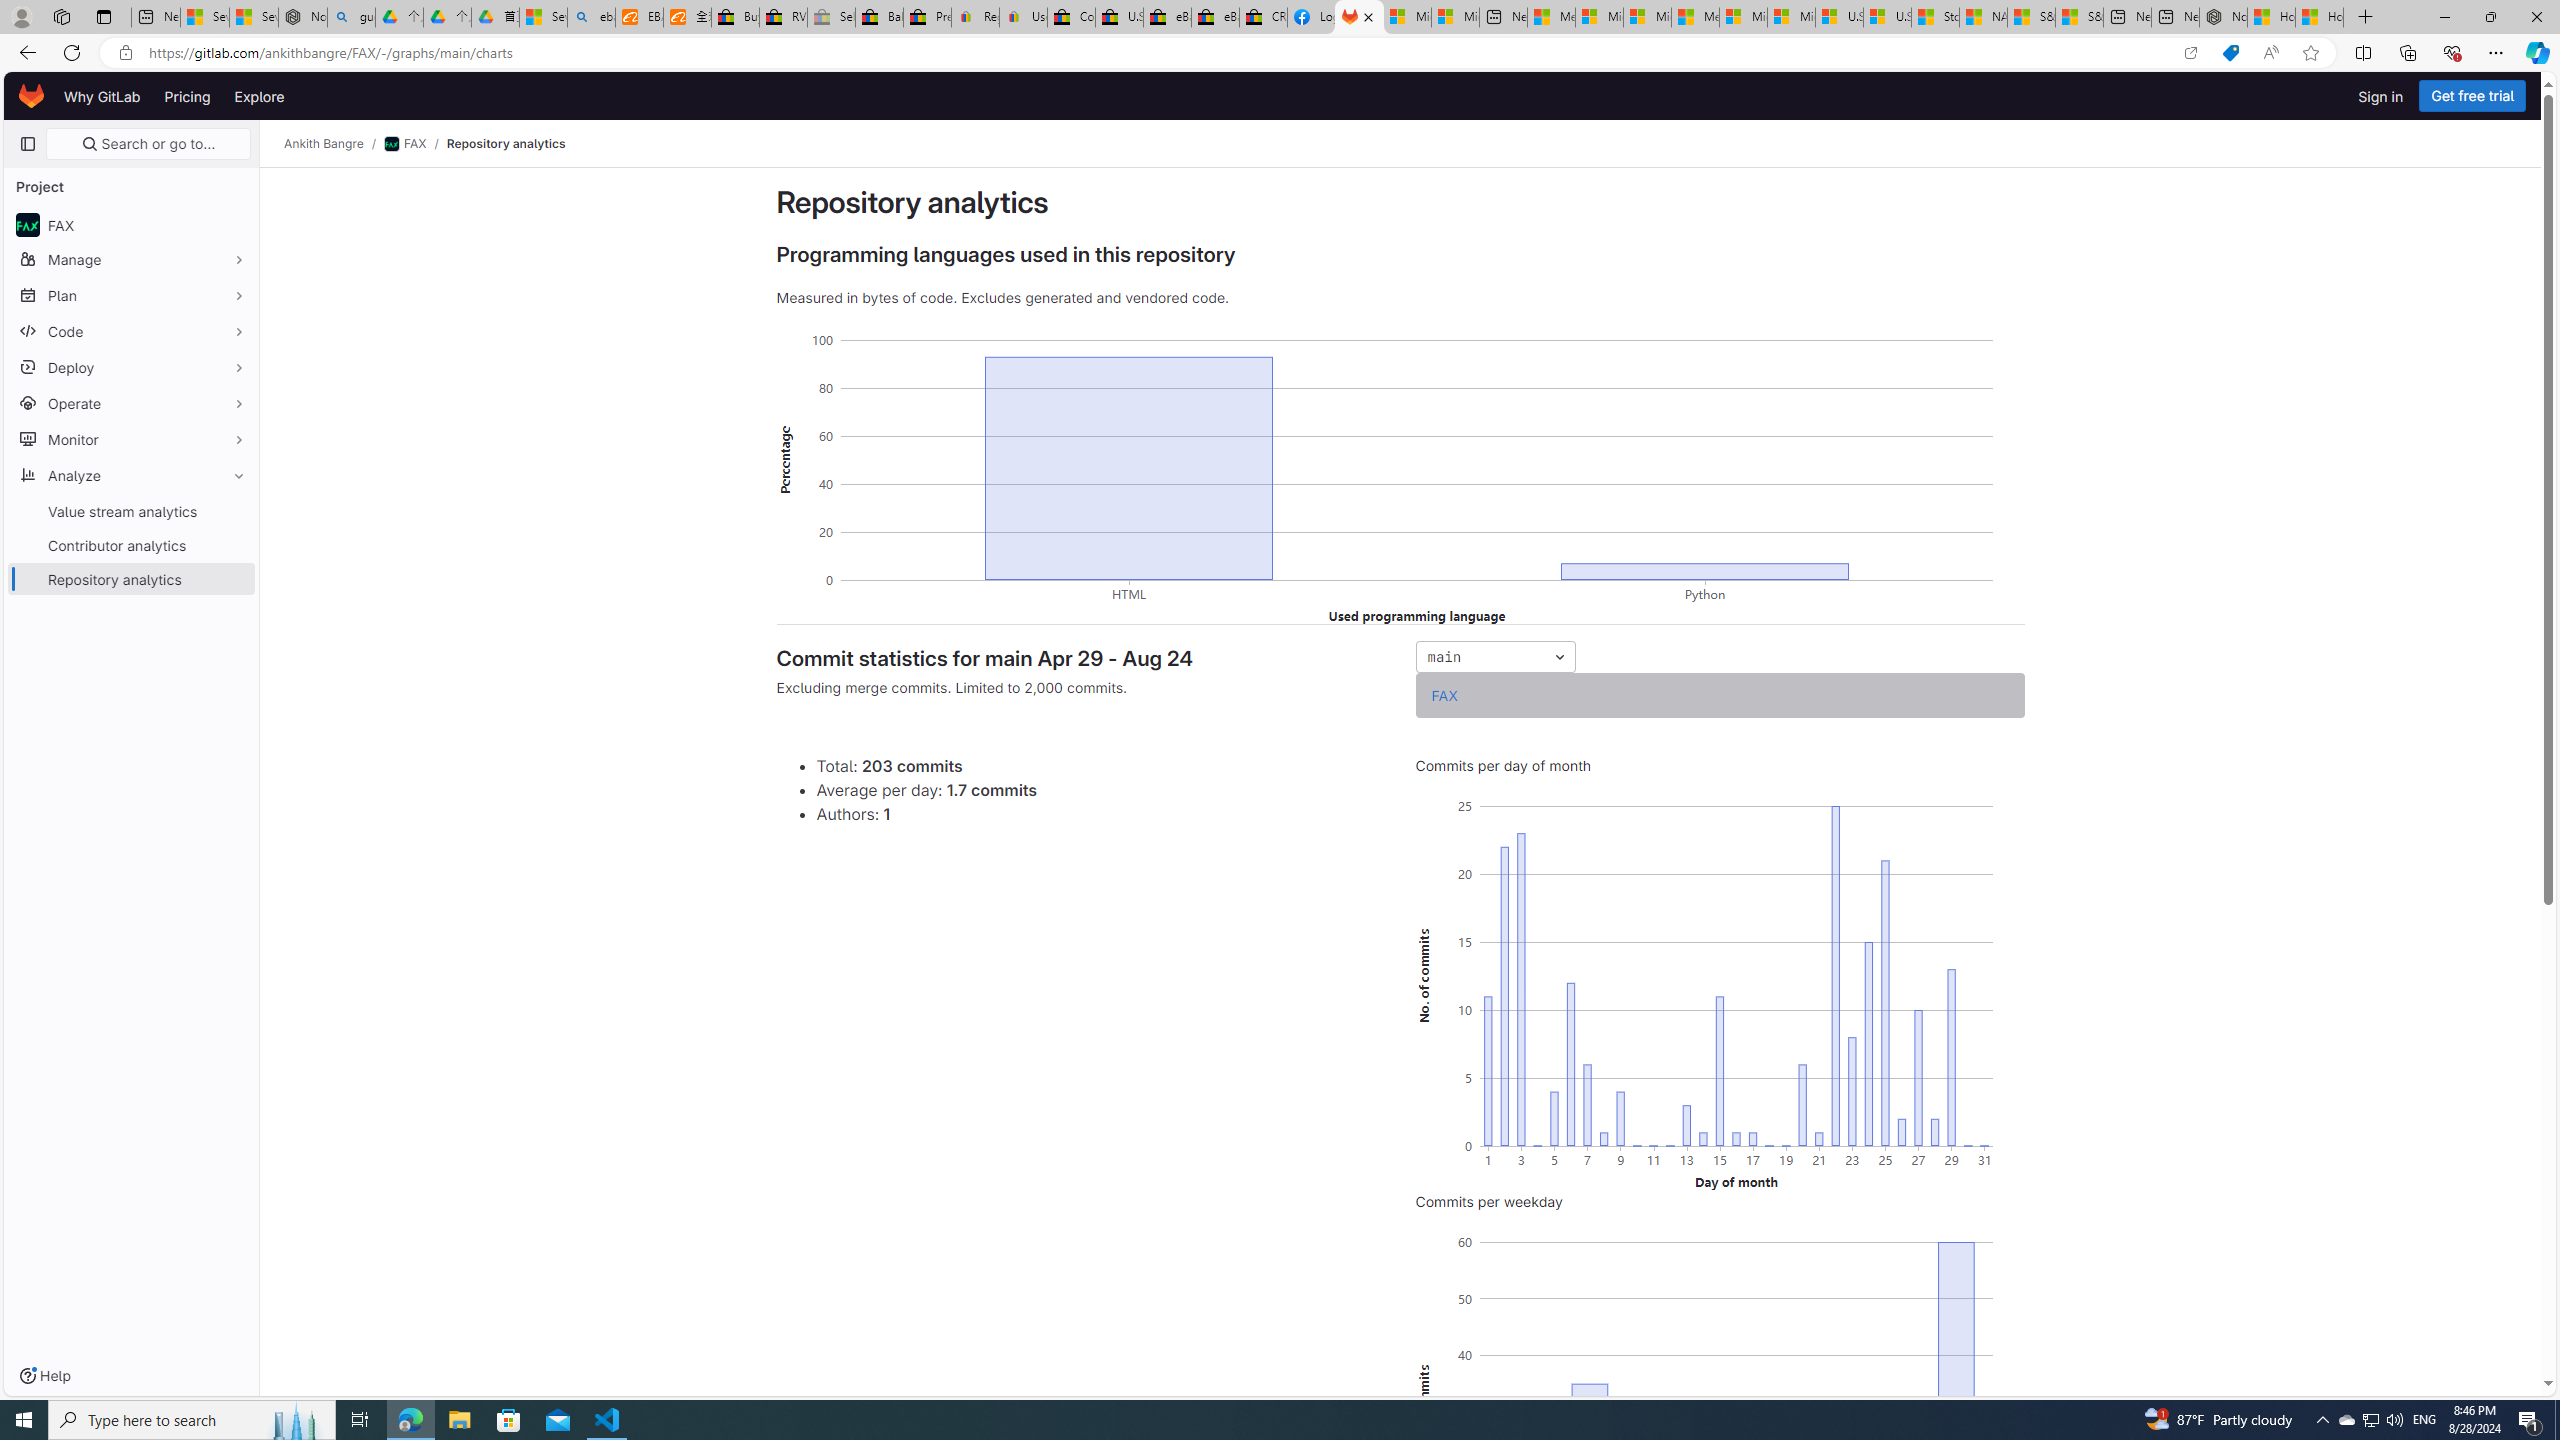 This screenshot has height=1440, width=2560. I want to click on 'Plan', so click(130, 294).